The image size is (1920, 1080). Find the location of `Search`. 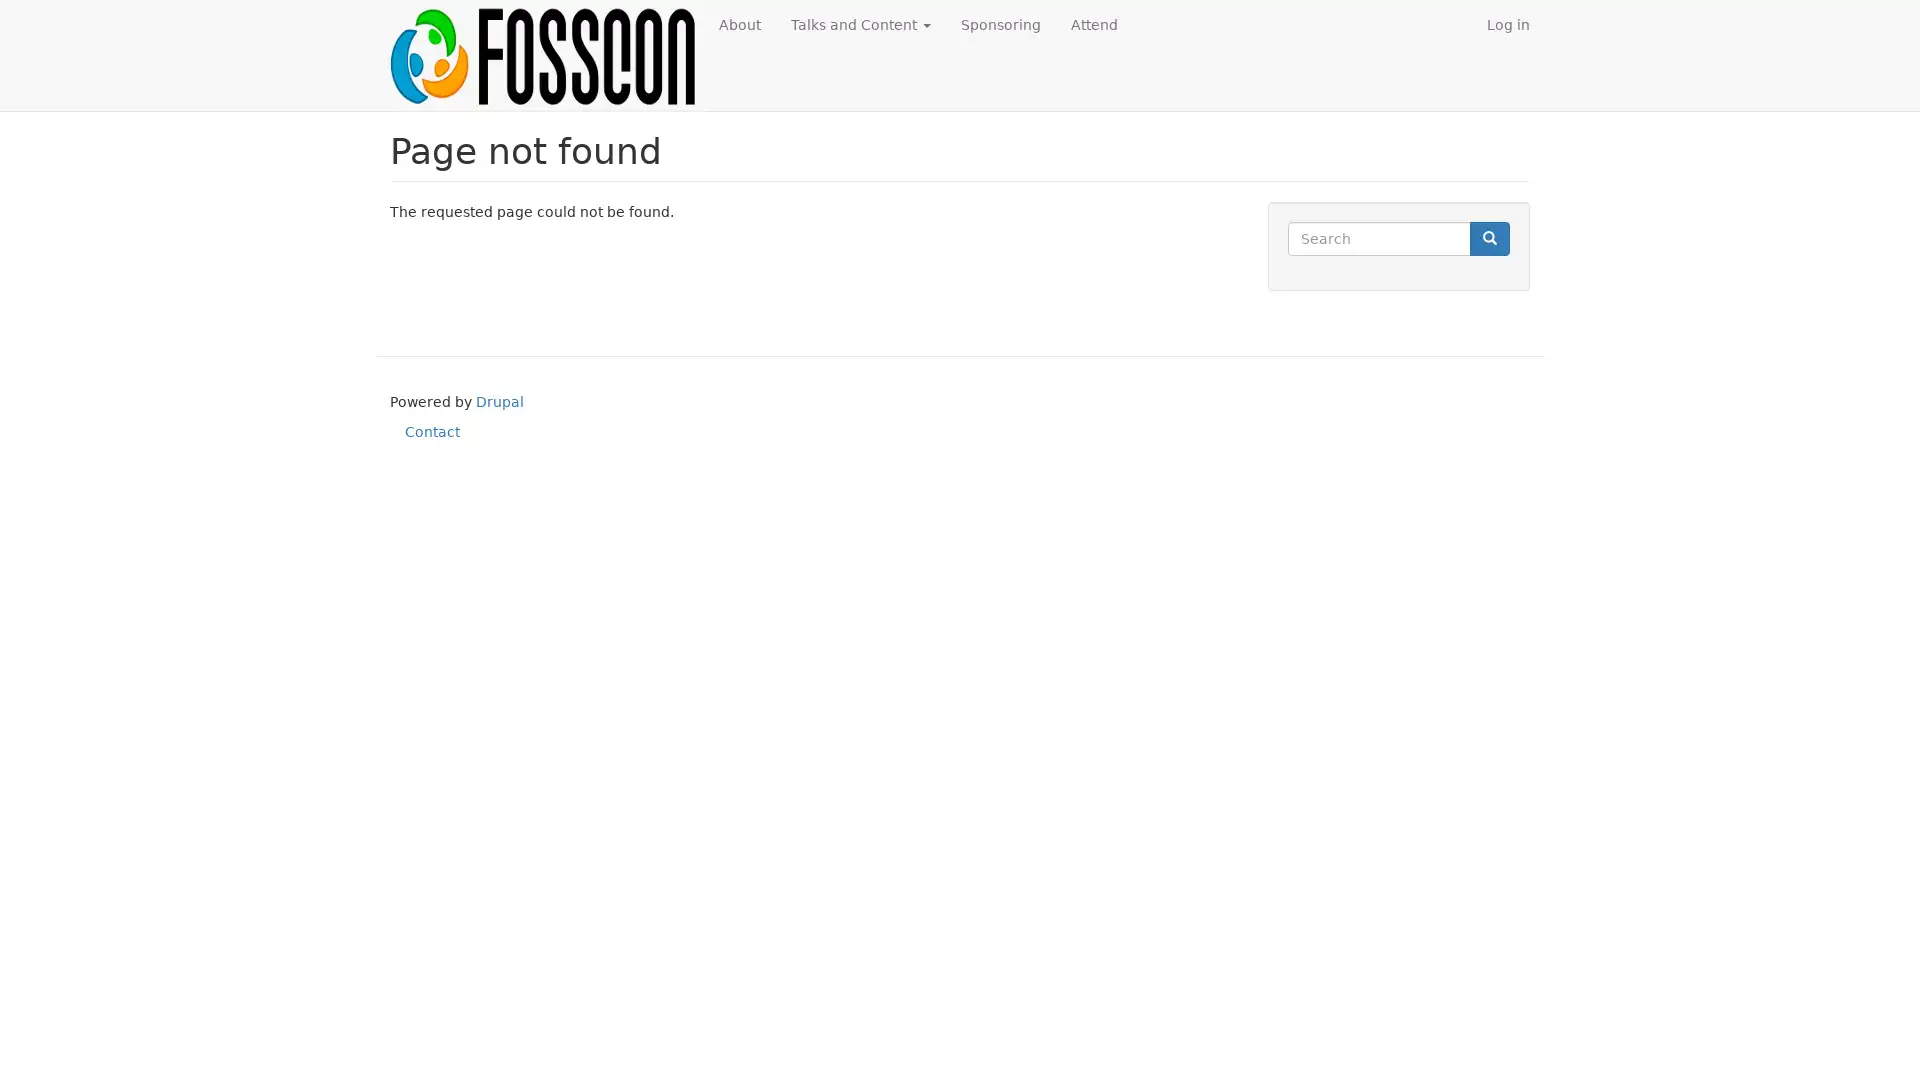

Search is located at coordinates (1489, 237).